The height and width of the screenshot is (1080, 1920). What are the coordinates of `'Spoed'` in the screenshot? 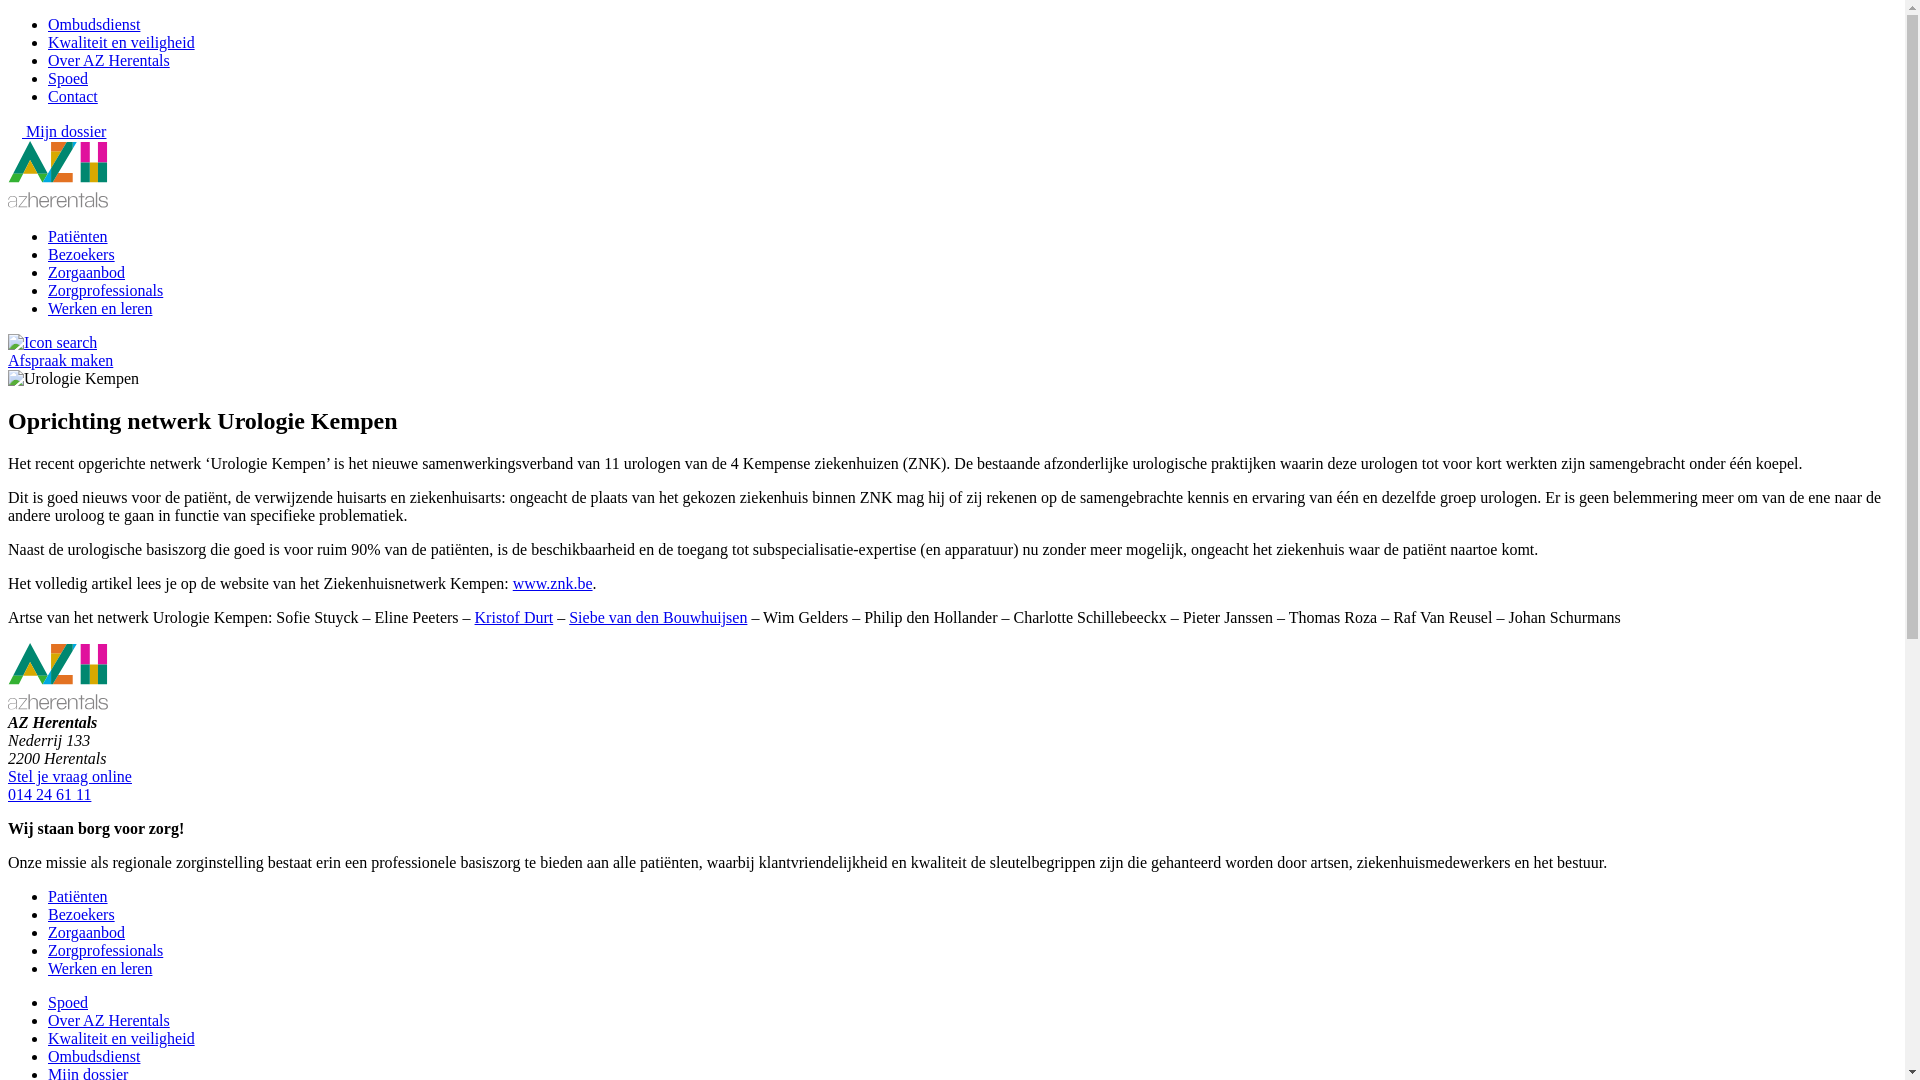 It's located at (48, 77).